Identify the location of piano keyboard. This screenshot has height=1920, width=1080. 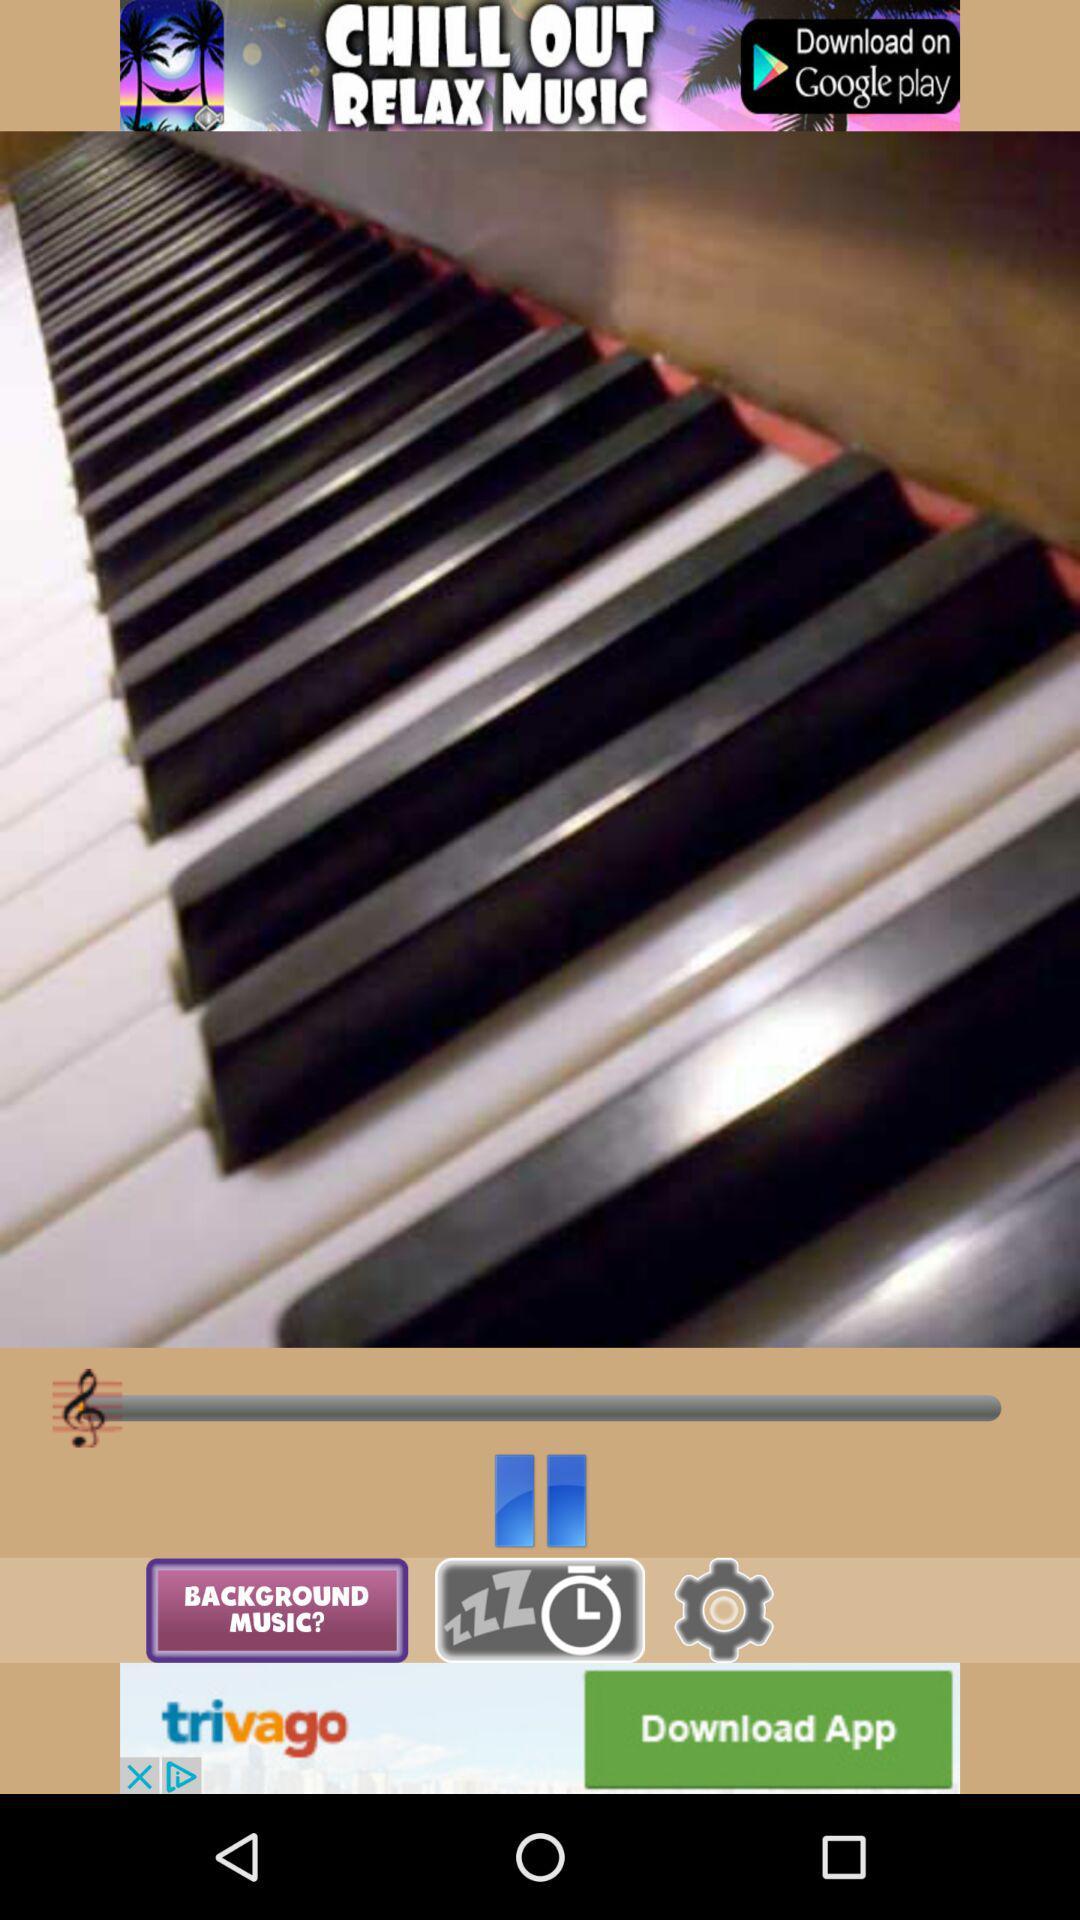
(540, 1610).